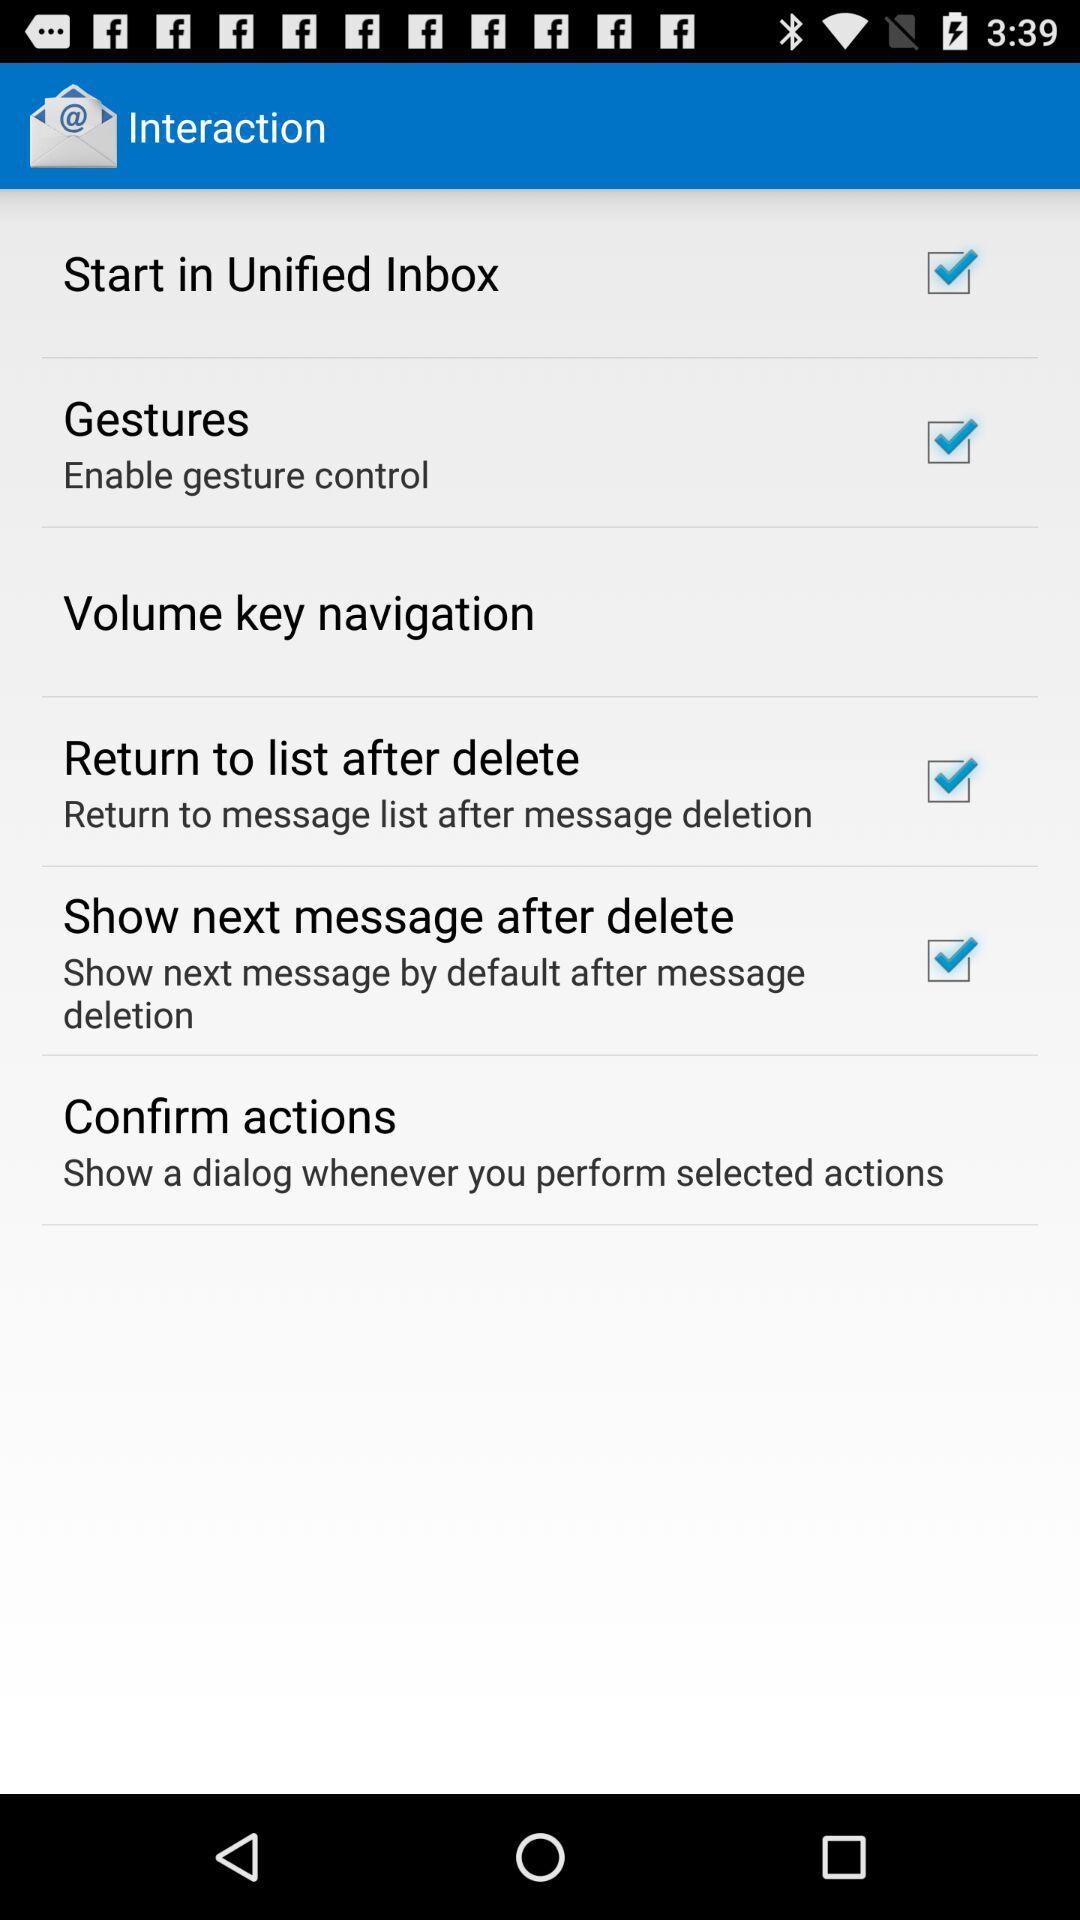 This screenshot has height=1920, width=1080. What do you see at coordinates (245, 473) in the screenshot?
I see `the icon below the gestures icon` at bounding box center [245, 473].